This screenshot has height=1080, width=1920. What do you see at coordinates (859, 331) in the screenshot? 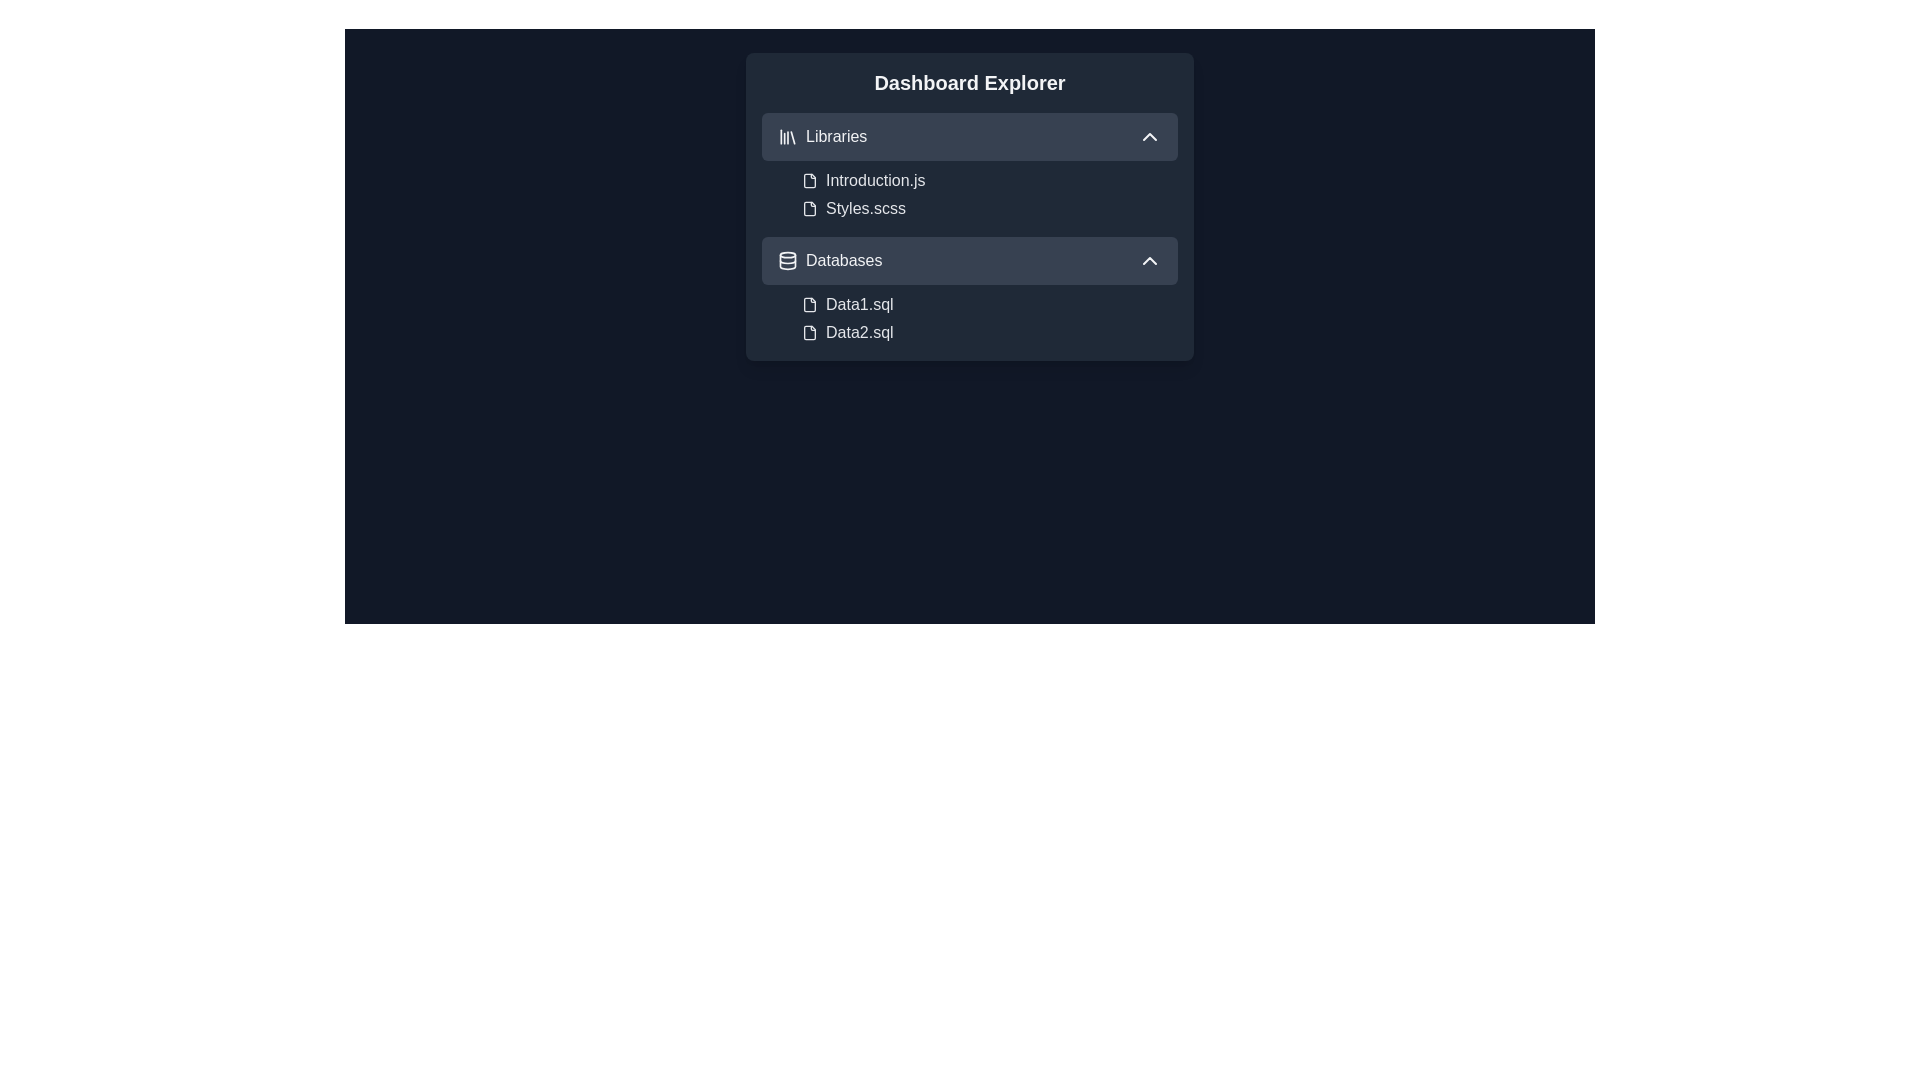
I see `the text label for the database file named 'Data2.sql' located within the 'Databases' section of the 'Dashboard Explorer' interface` at bounding box center [859, 331].